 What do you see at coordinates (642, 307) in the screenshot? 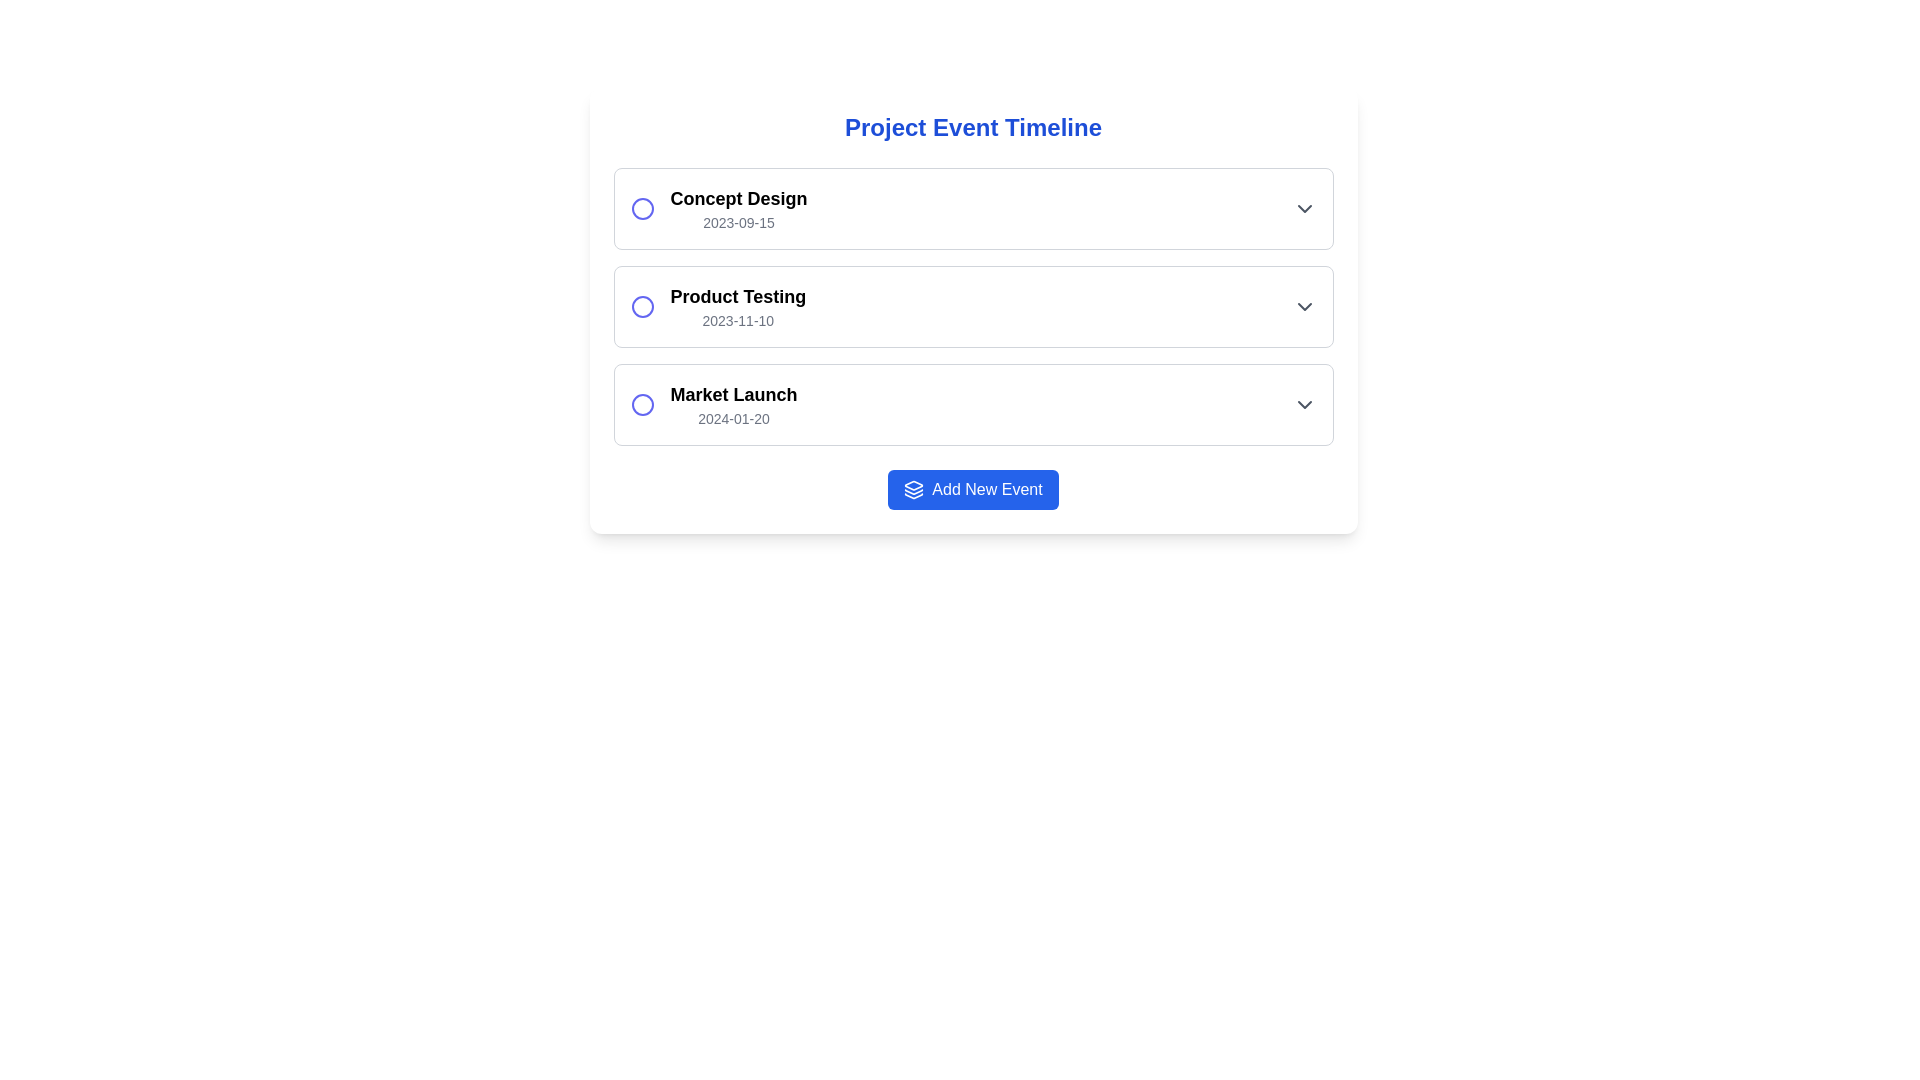
I see `the interactive radio button for selecting the event titled 'Product Testing', located in the second row of the event list` at bounding box center [642, 307].